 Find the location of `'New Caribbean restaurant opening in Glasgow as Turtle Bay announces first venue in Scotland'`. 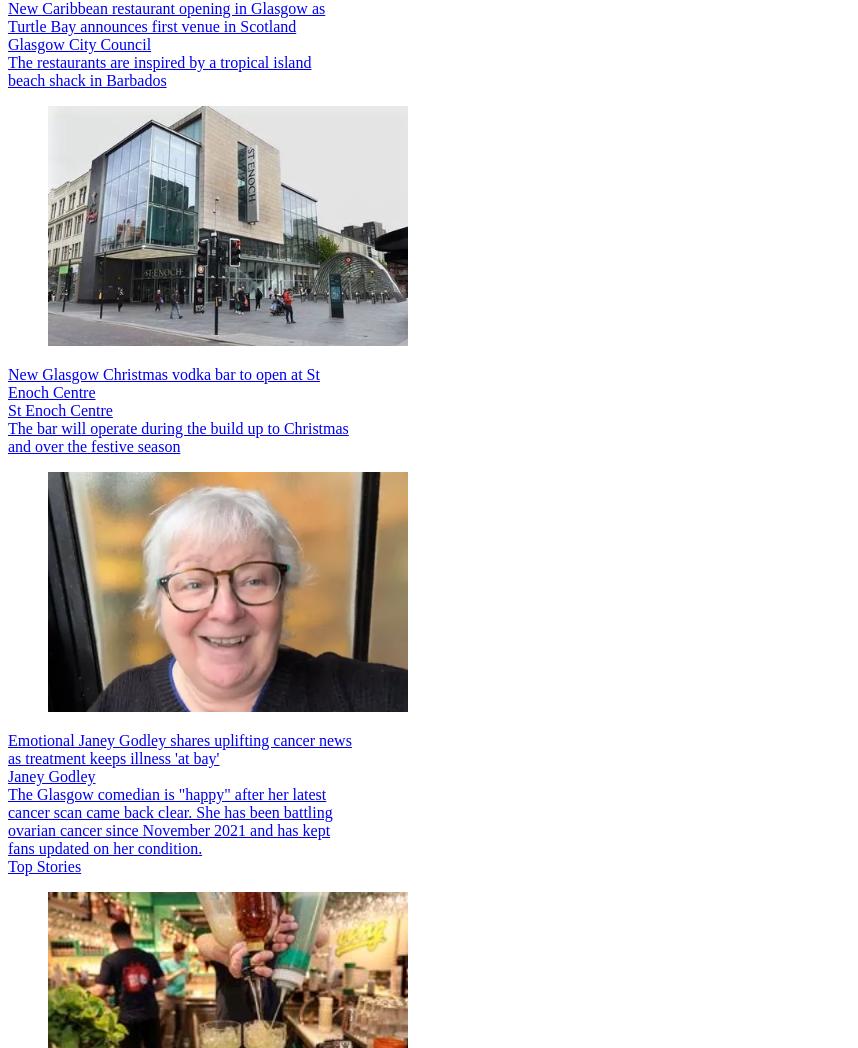

'New Caribbean restaurant opening in Glasgow as Turtle Bay announces first venue in Scotland' is located at coordinates (165, 16).